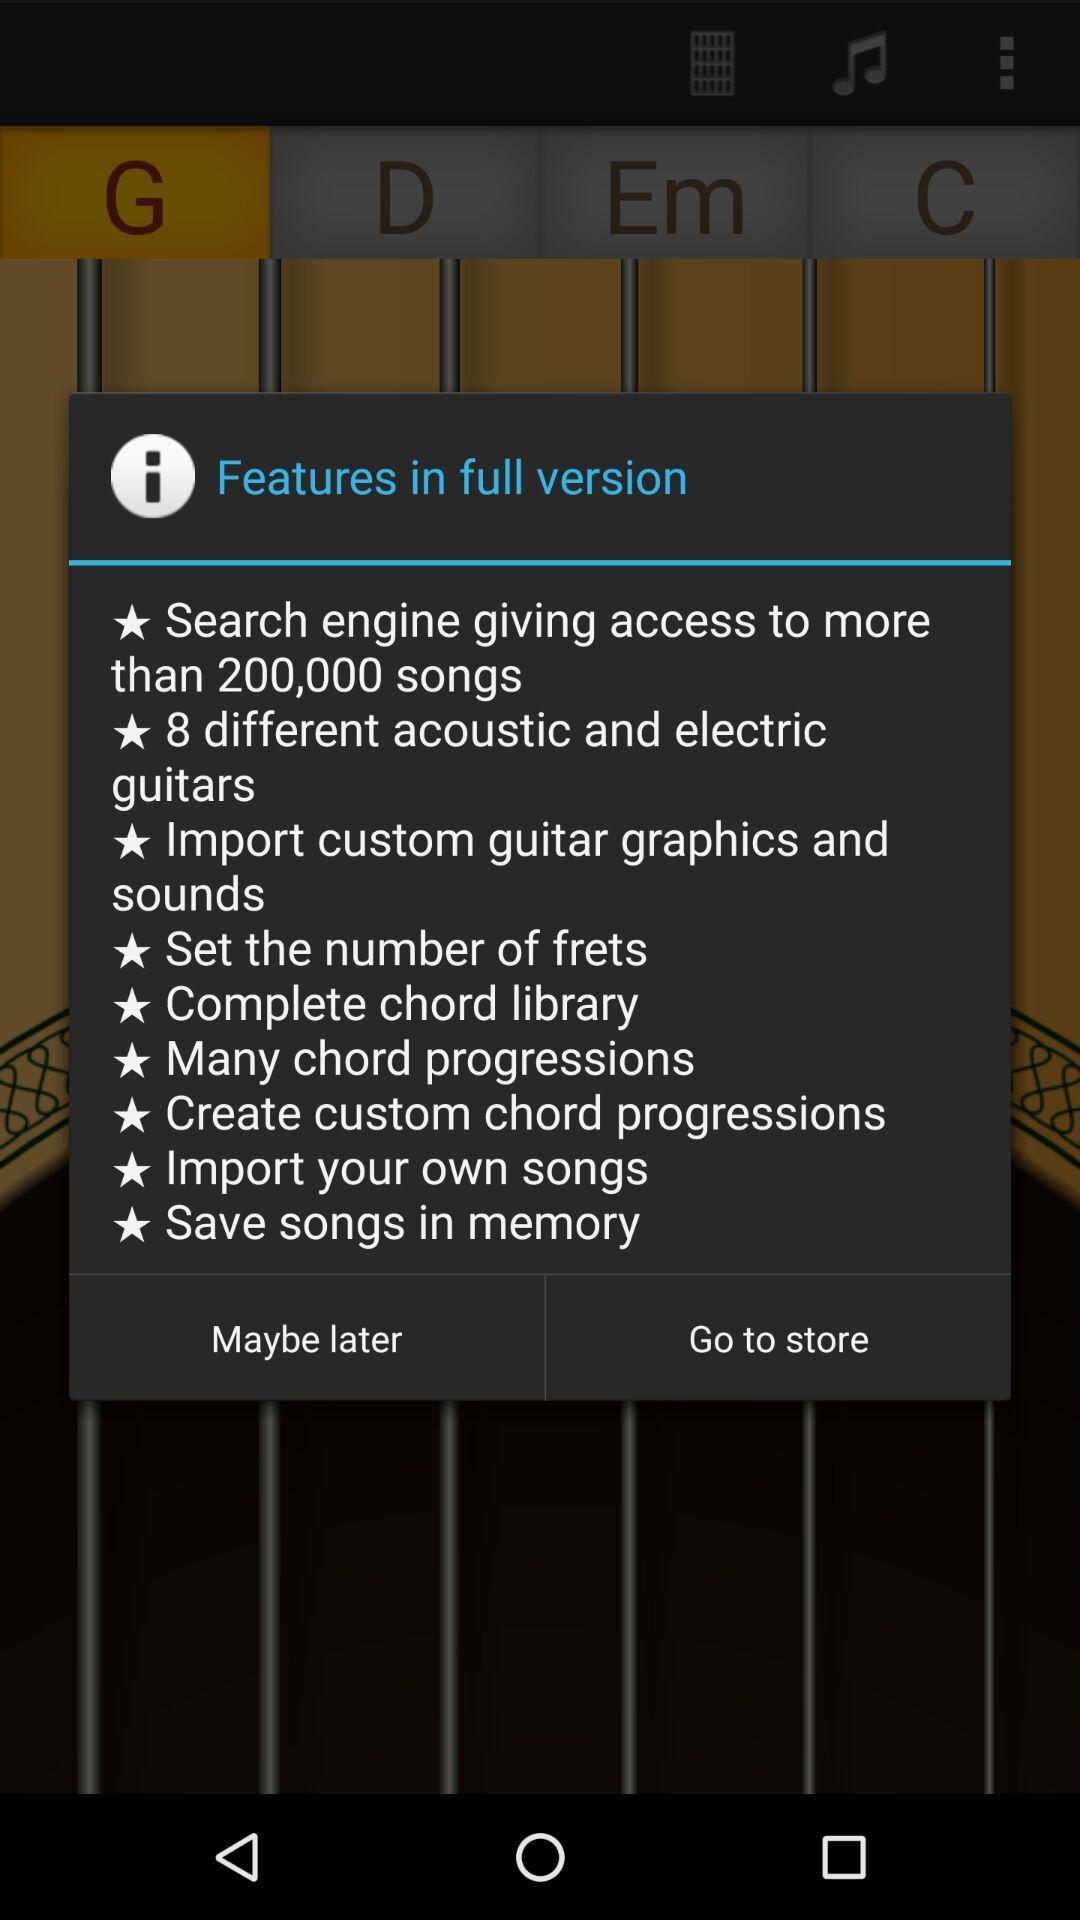 This screenshot has width=1080, height=1920. Describe the element at coordinates (306, 1338) in the screenshot. I see `the button next to go to store` at that location.